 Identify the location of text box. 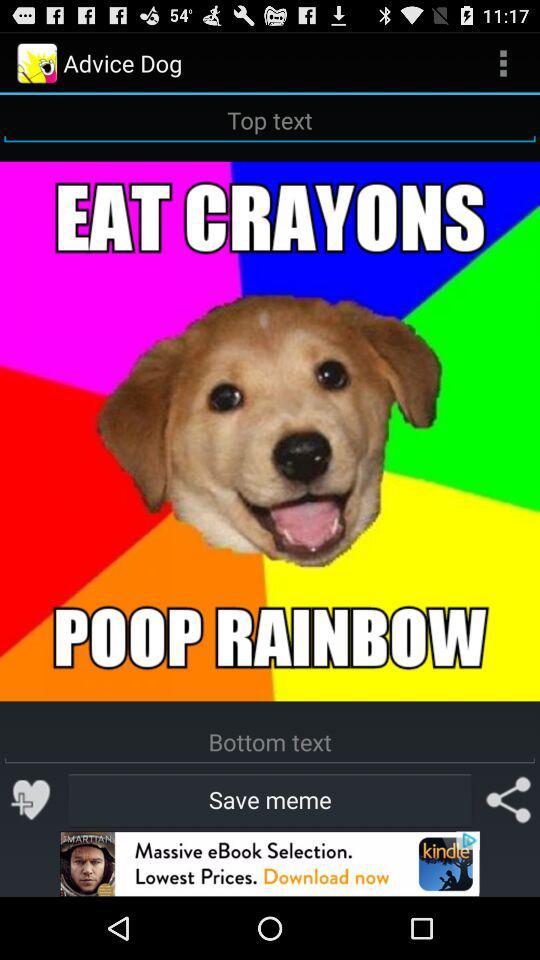
(270, 120).